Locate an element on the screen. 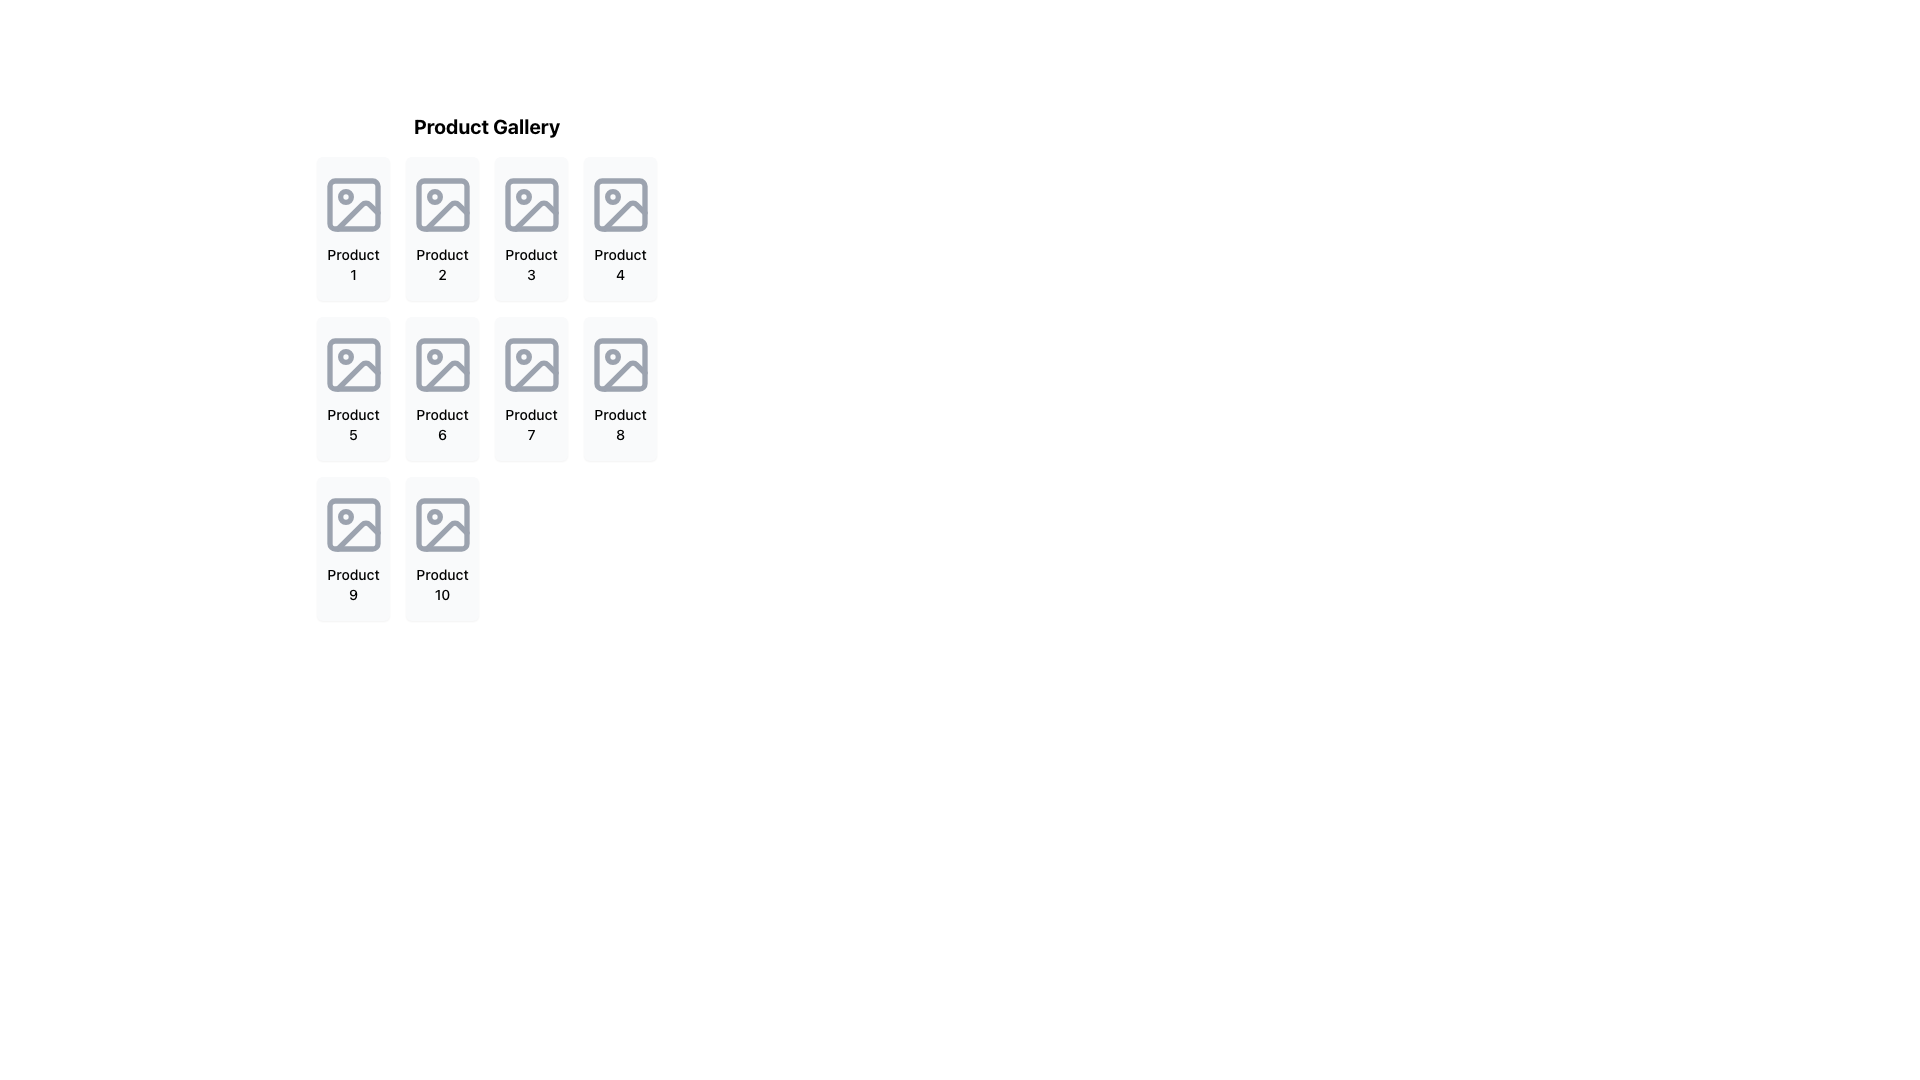 This screenshot has width=1920, height=1080. the Vector Graphic Icon in the 'Product 8' tile, located in the second row, fourth column of the product gallery grid is located at coordinates (623, 376).